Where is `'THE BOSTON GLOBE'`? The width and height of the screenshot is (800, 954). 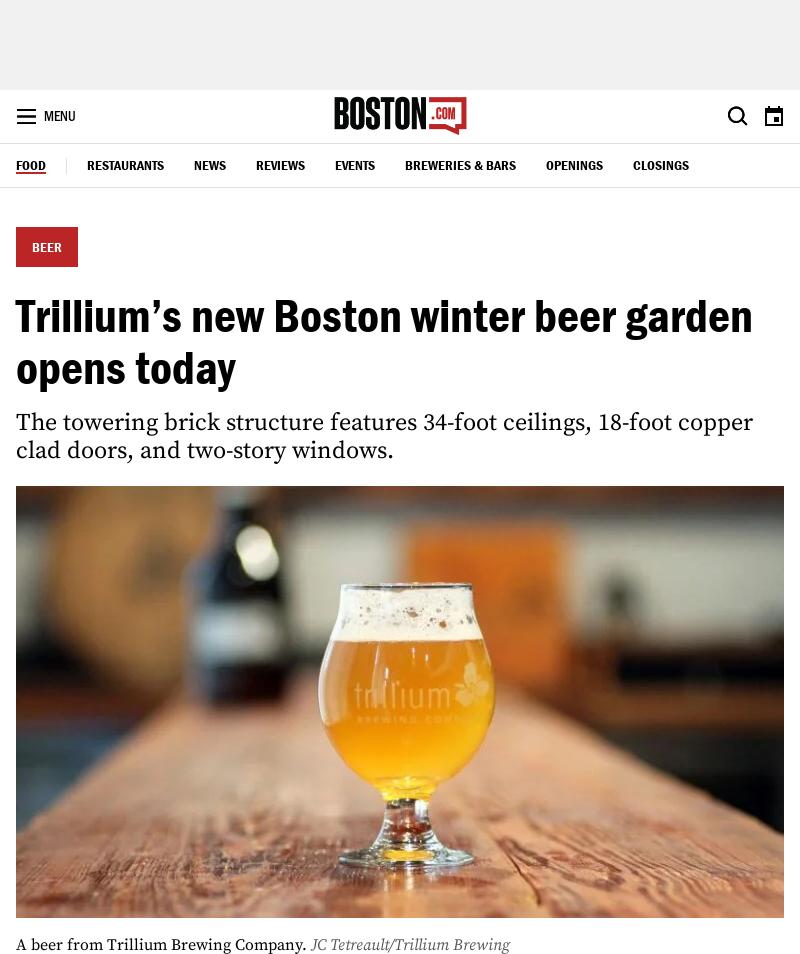 'THE BOSTON GLOBE' is located at coordinates (409, 694).